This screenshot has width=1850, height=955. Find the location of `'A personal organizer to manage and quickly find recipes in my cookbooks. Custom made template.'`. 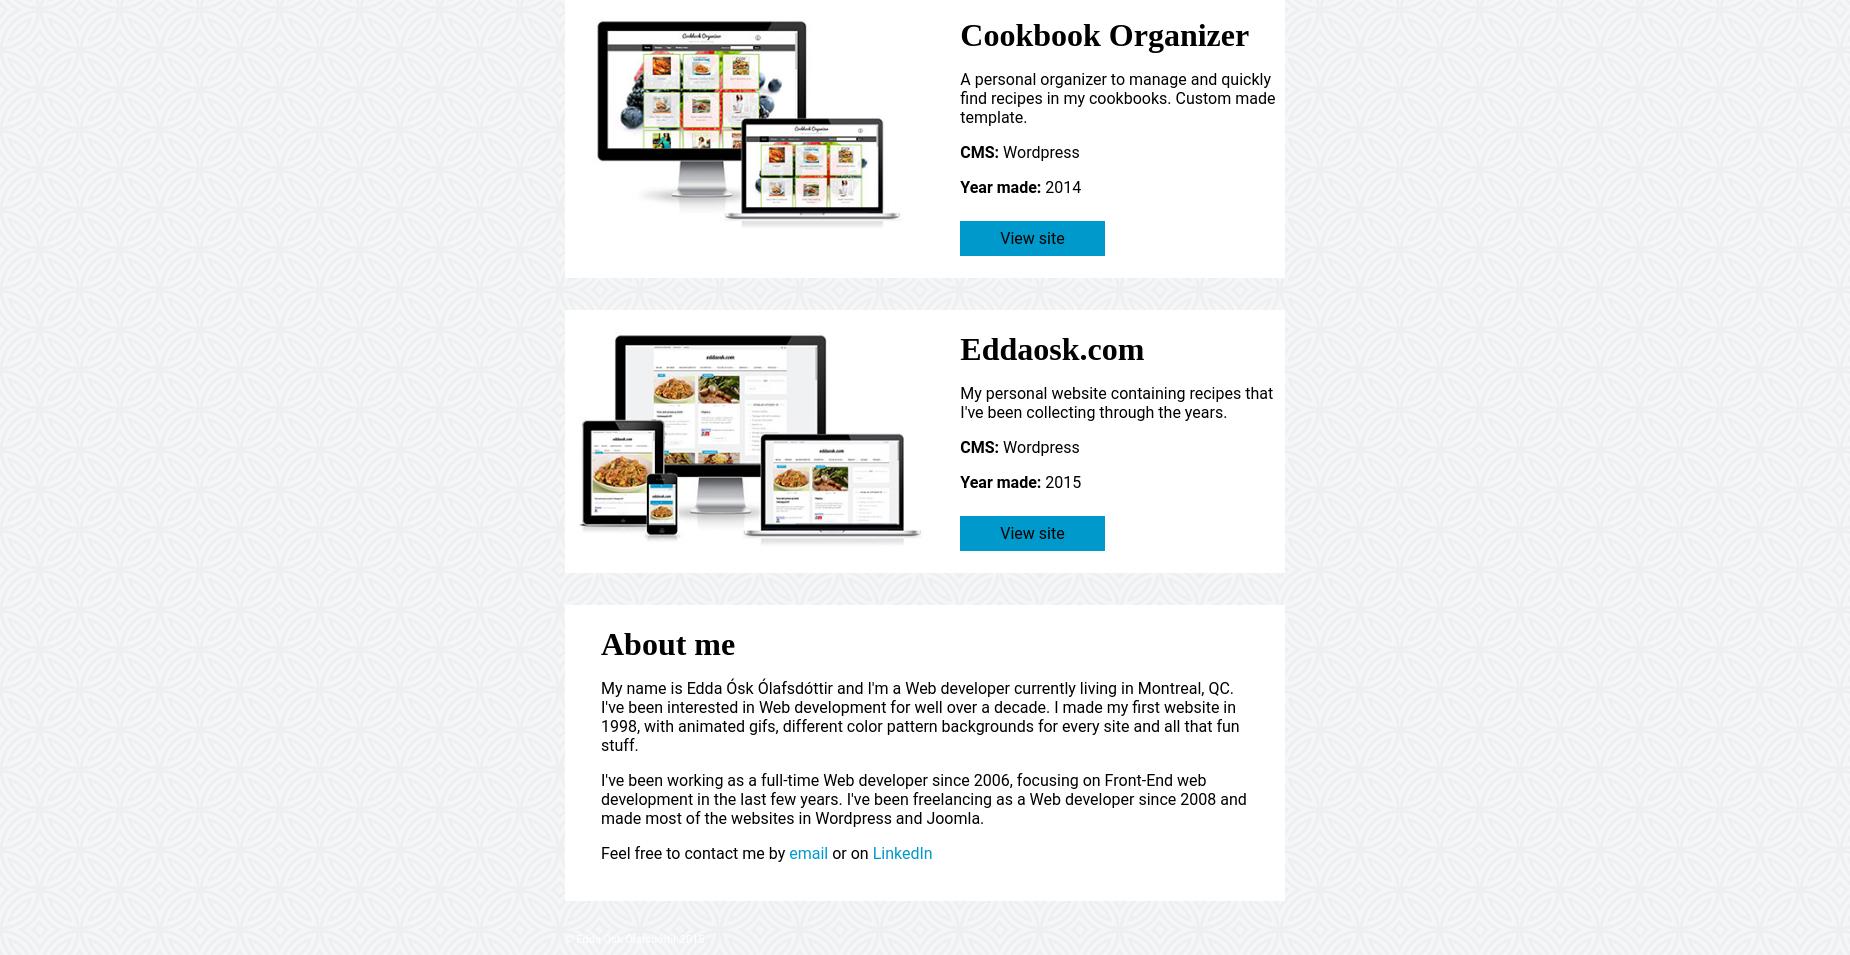

'A personal organizer to manage and quickly find recipes in my cookbooks. Custom made template.' is located at coordinates (1116, 97).